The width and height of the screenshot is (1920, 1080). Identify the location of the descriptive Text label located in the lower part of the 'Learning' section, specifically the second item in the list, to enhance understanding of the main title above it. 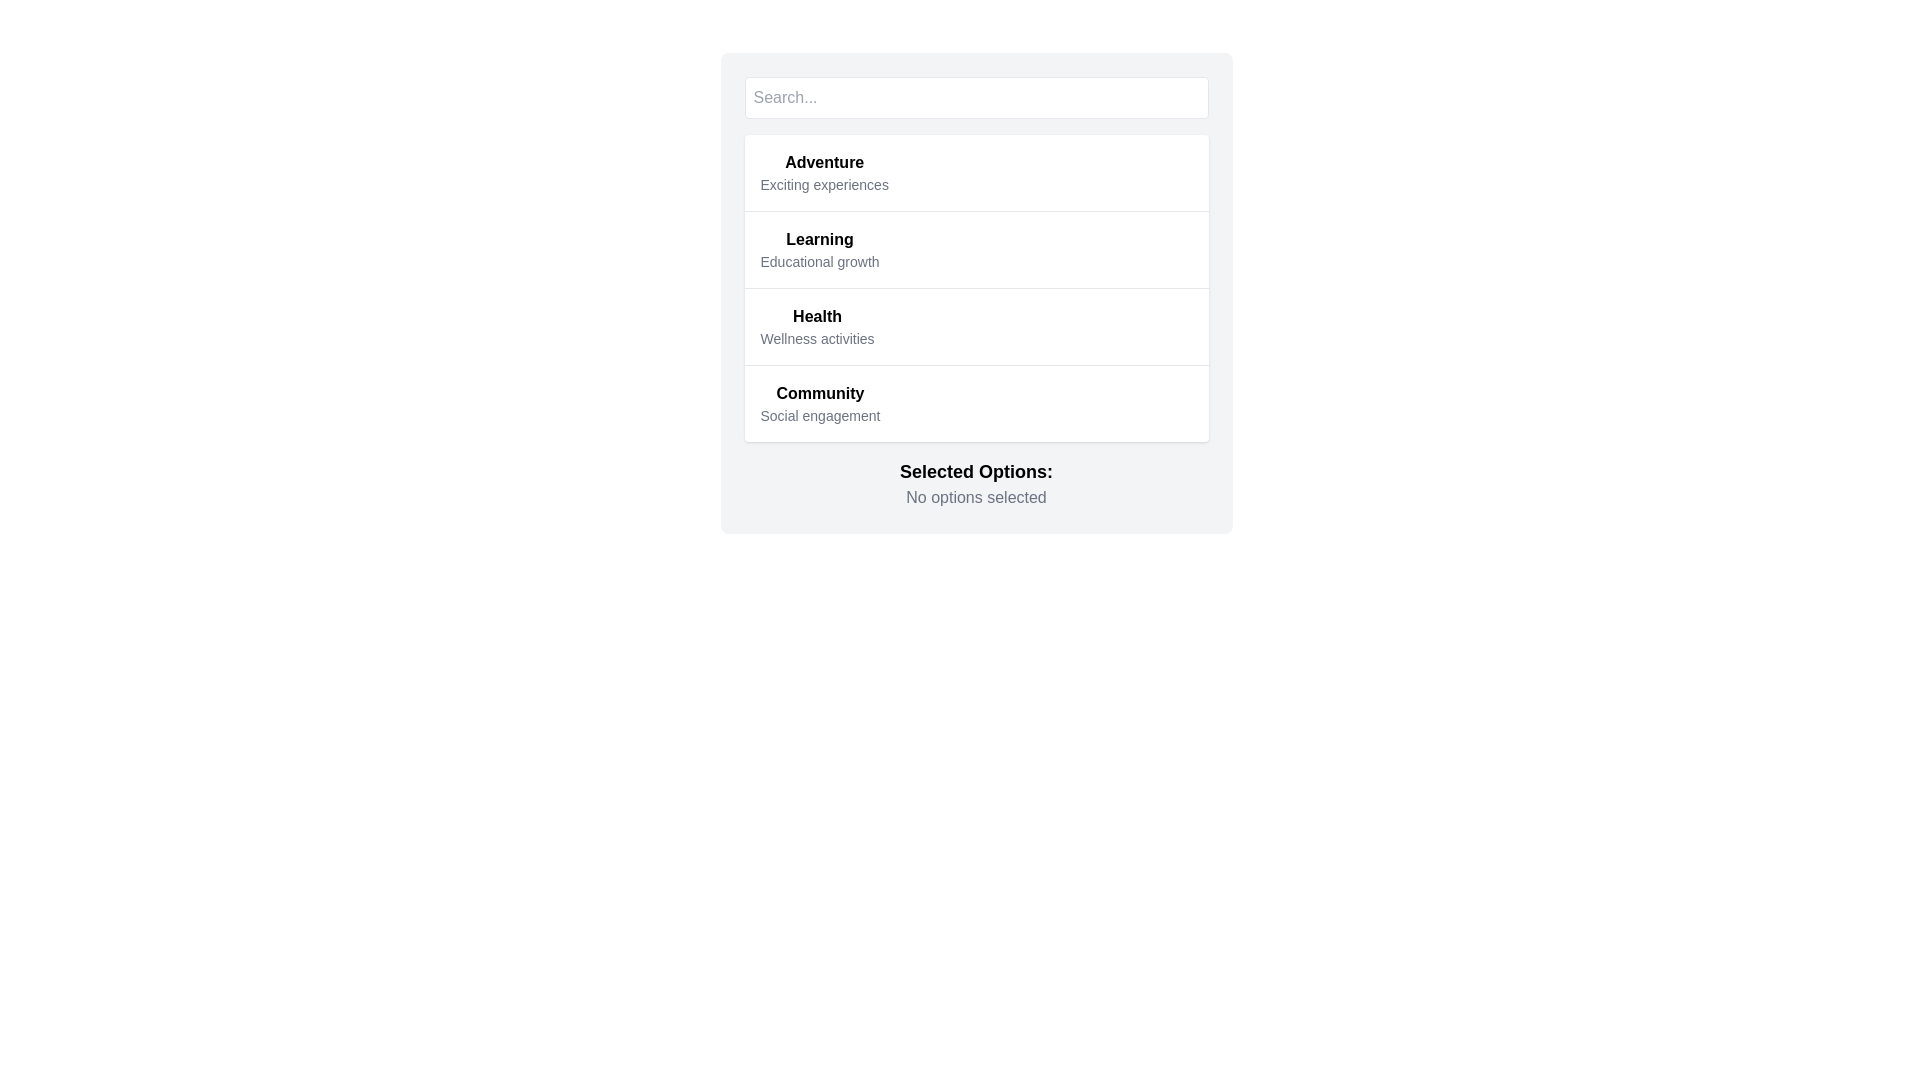
(820, 261).